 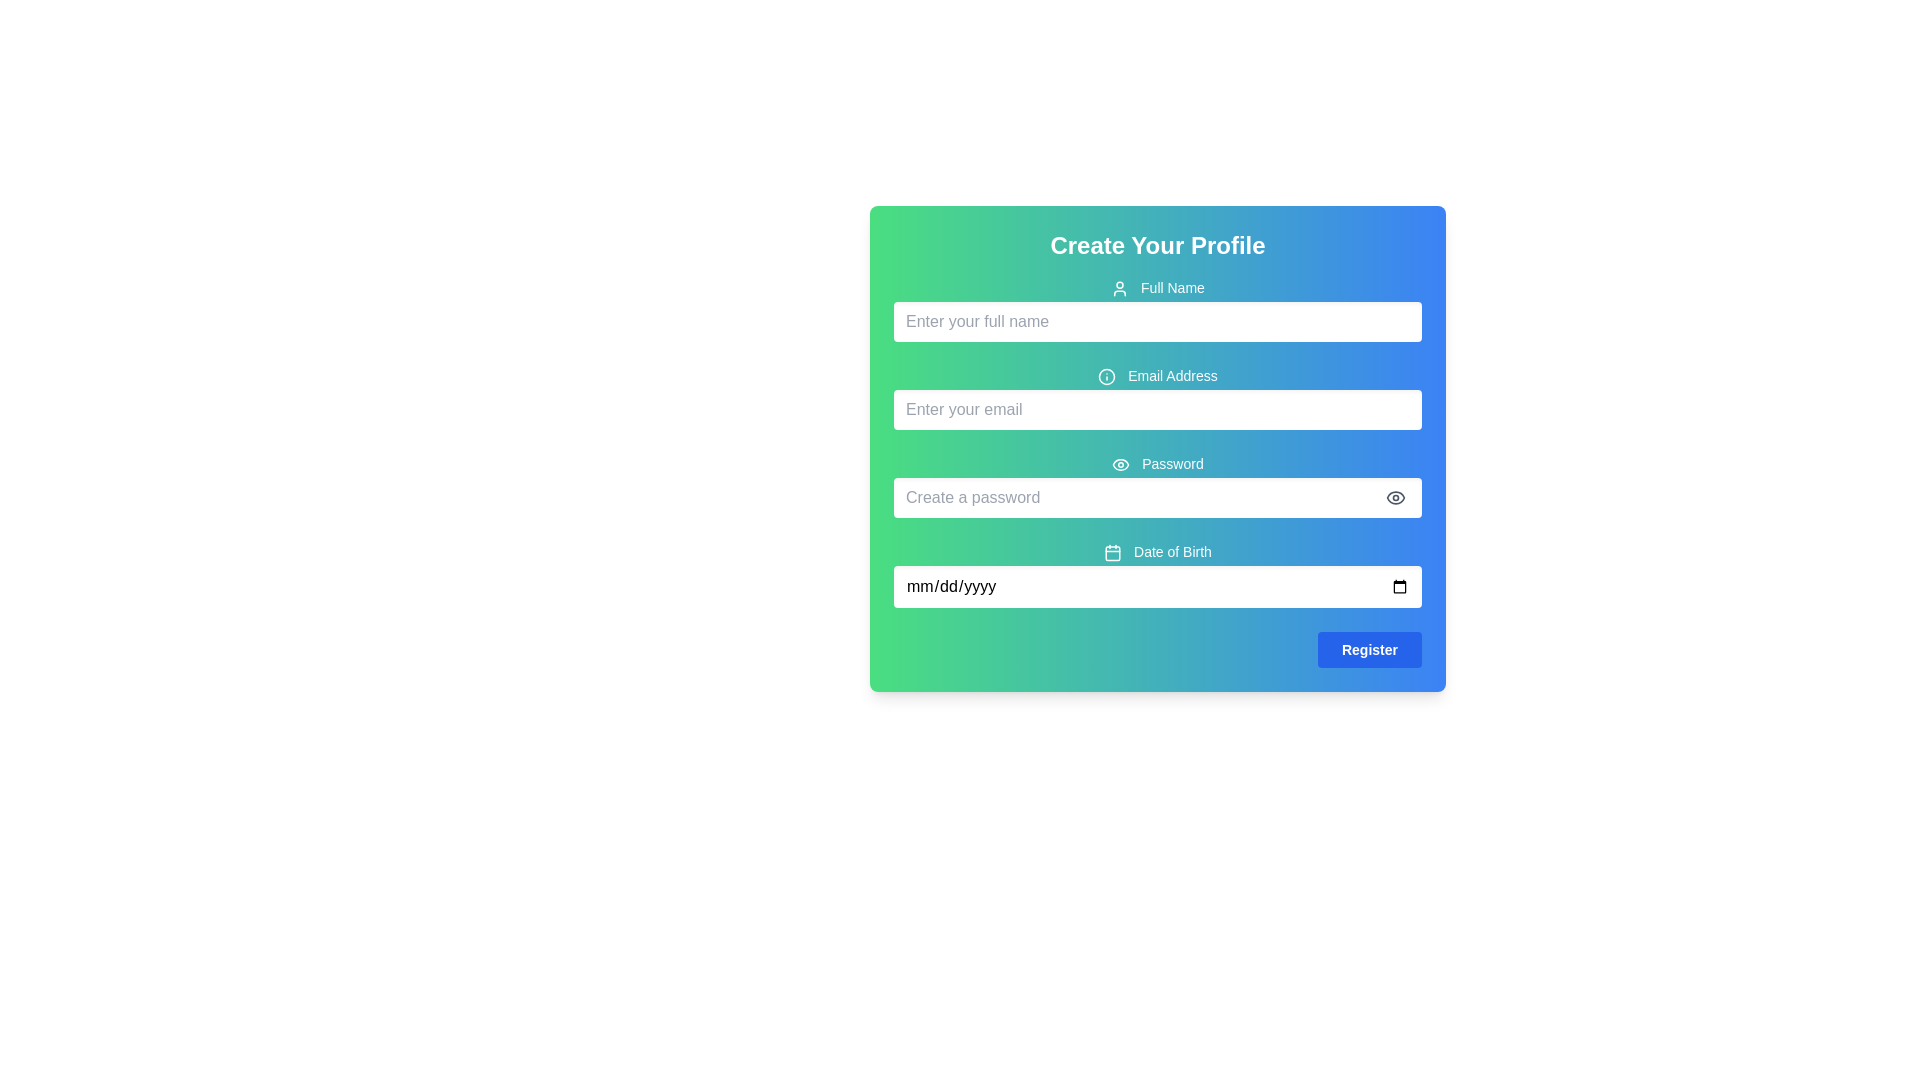 I want to click on the stylized eye icon located within the button on the right side of the password input field, so click(x=1395, y=496).